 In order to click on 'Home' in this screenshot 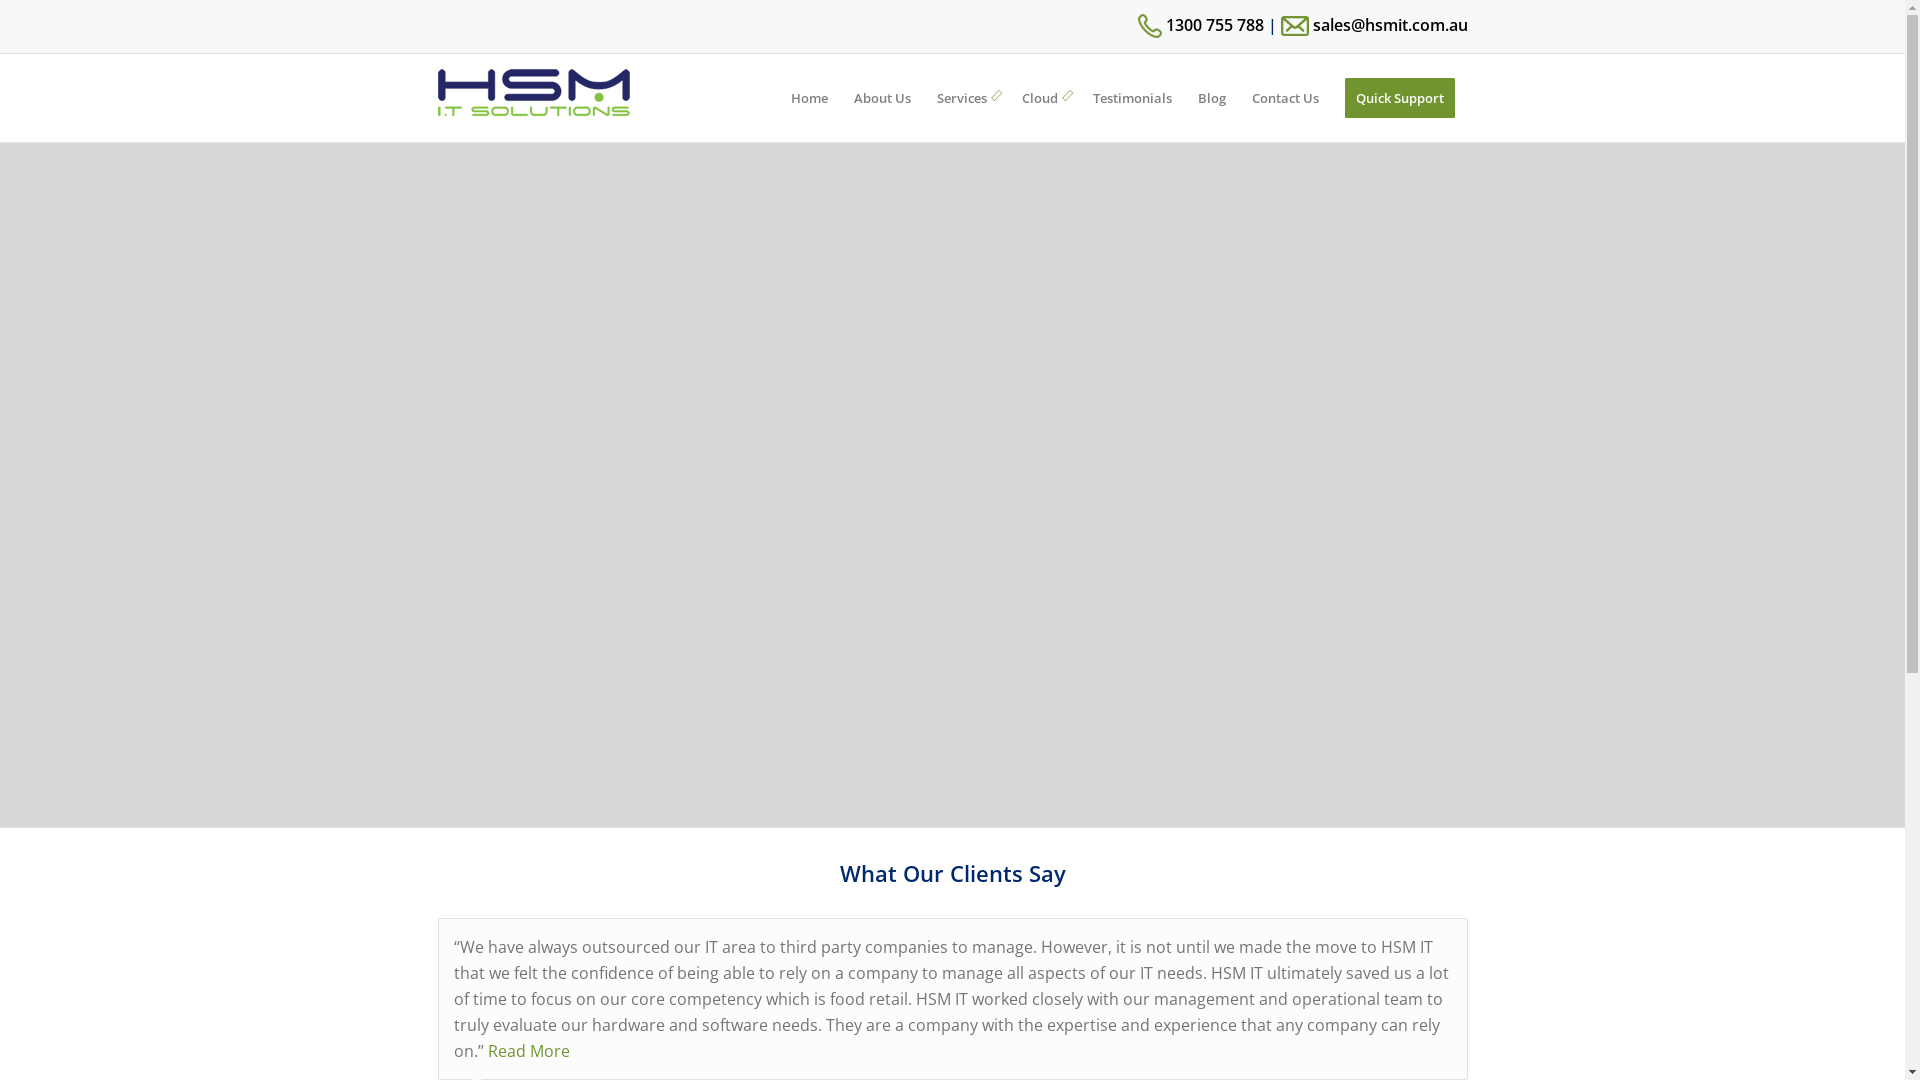, I will do `click(809, 97)`.